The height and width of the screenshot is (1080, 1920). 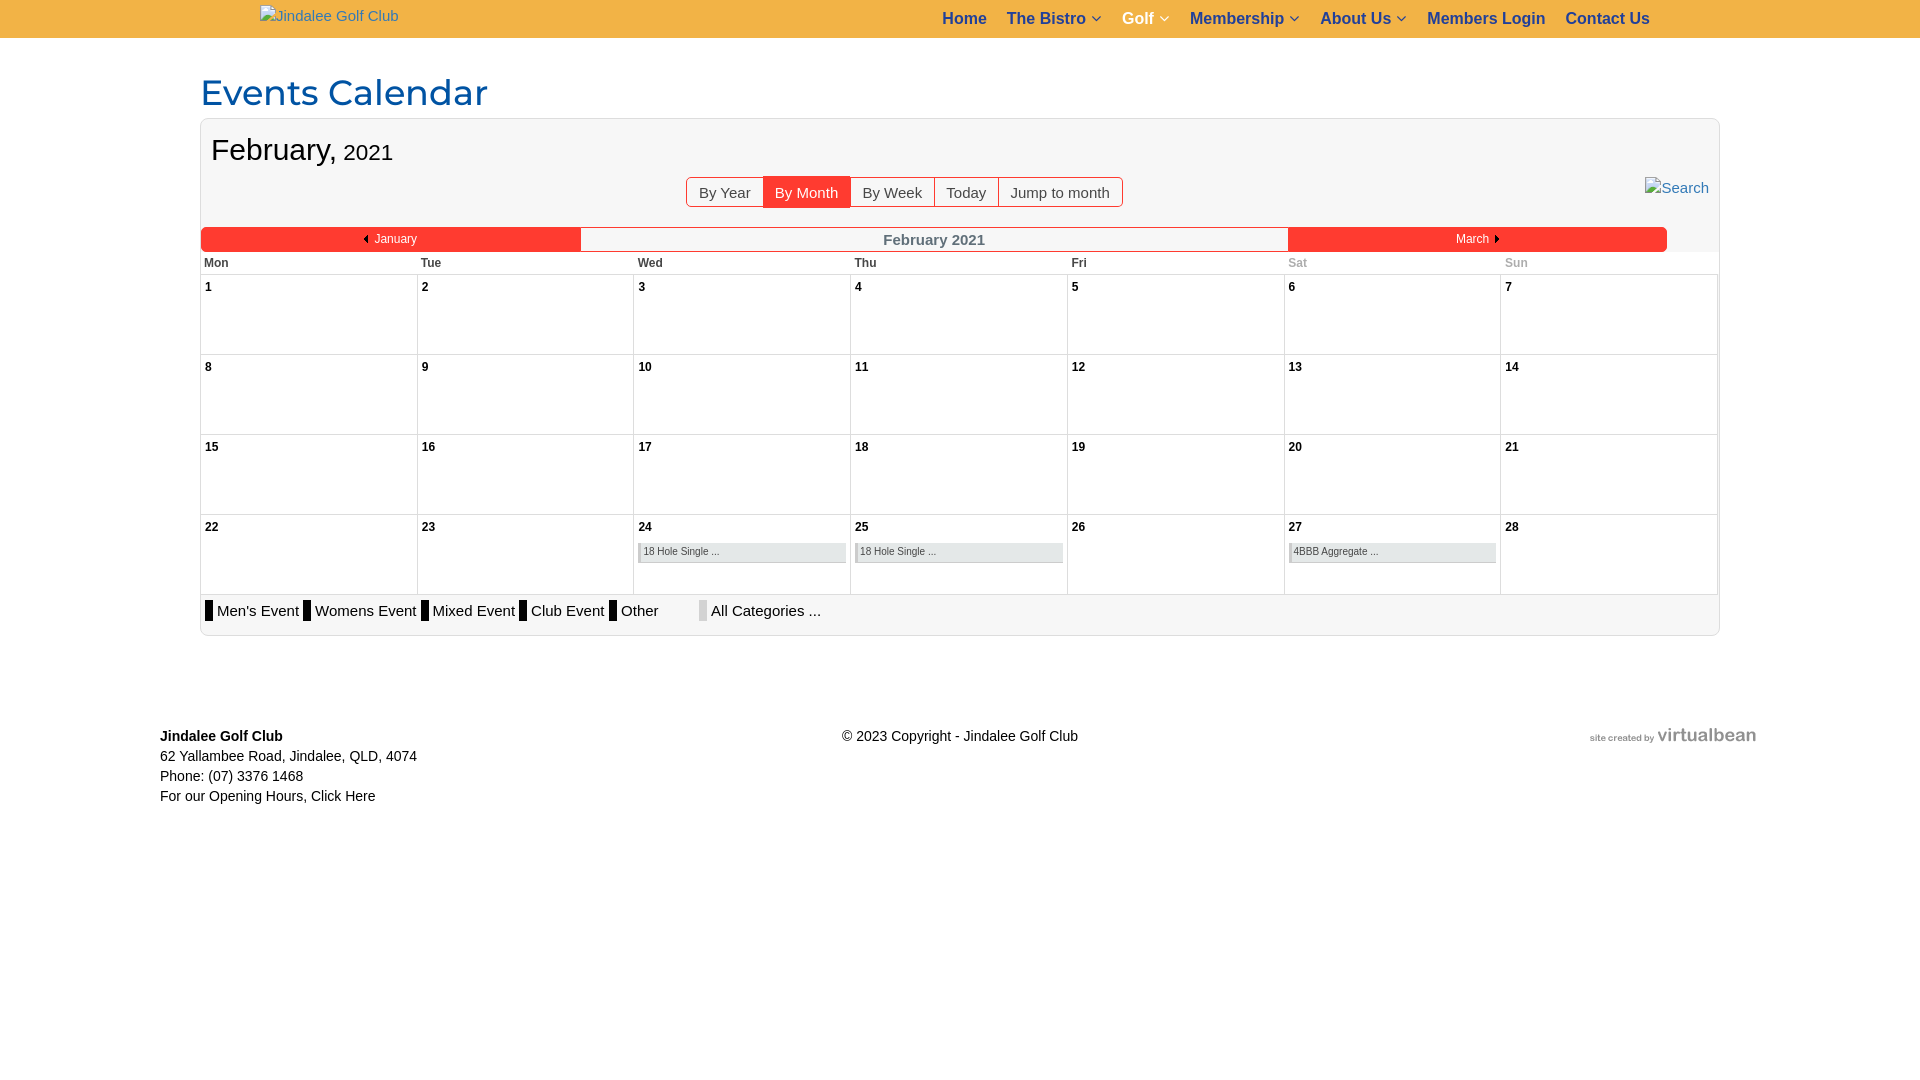 What do you see at coordinates (566, 609) in the screenshot?
I see `'Club Event'` at bounding box center [566, 609].